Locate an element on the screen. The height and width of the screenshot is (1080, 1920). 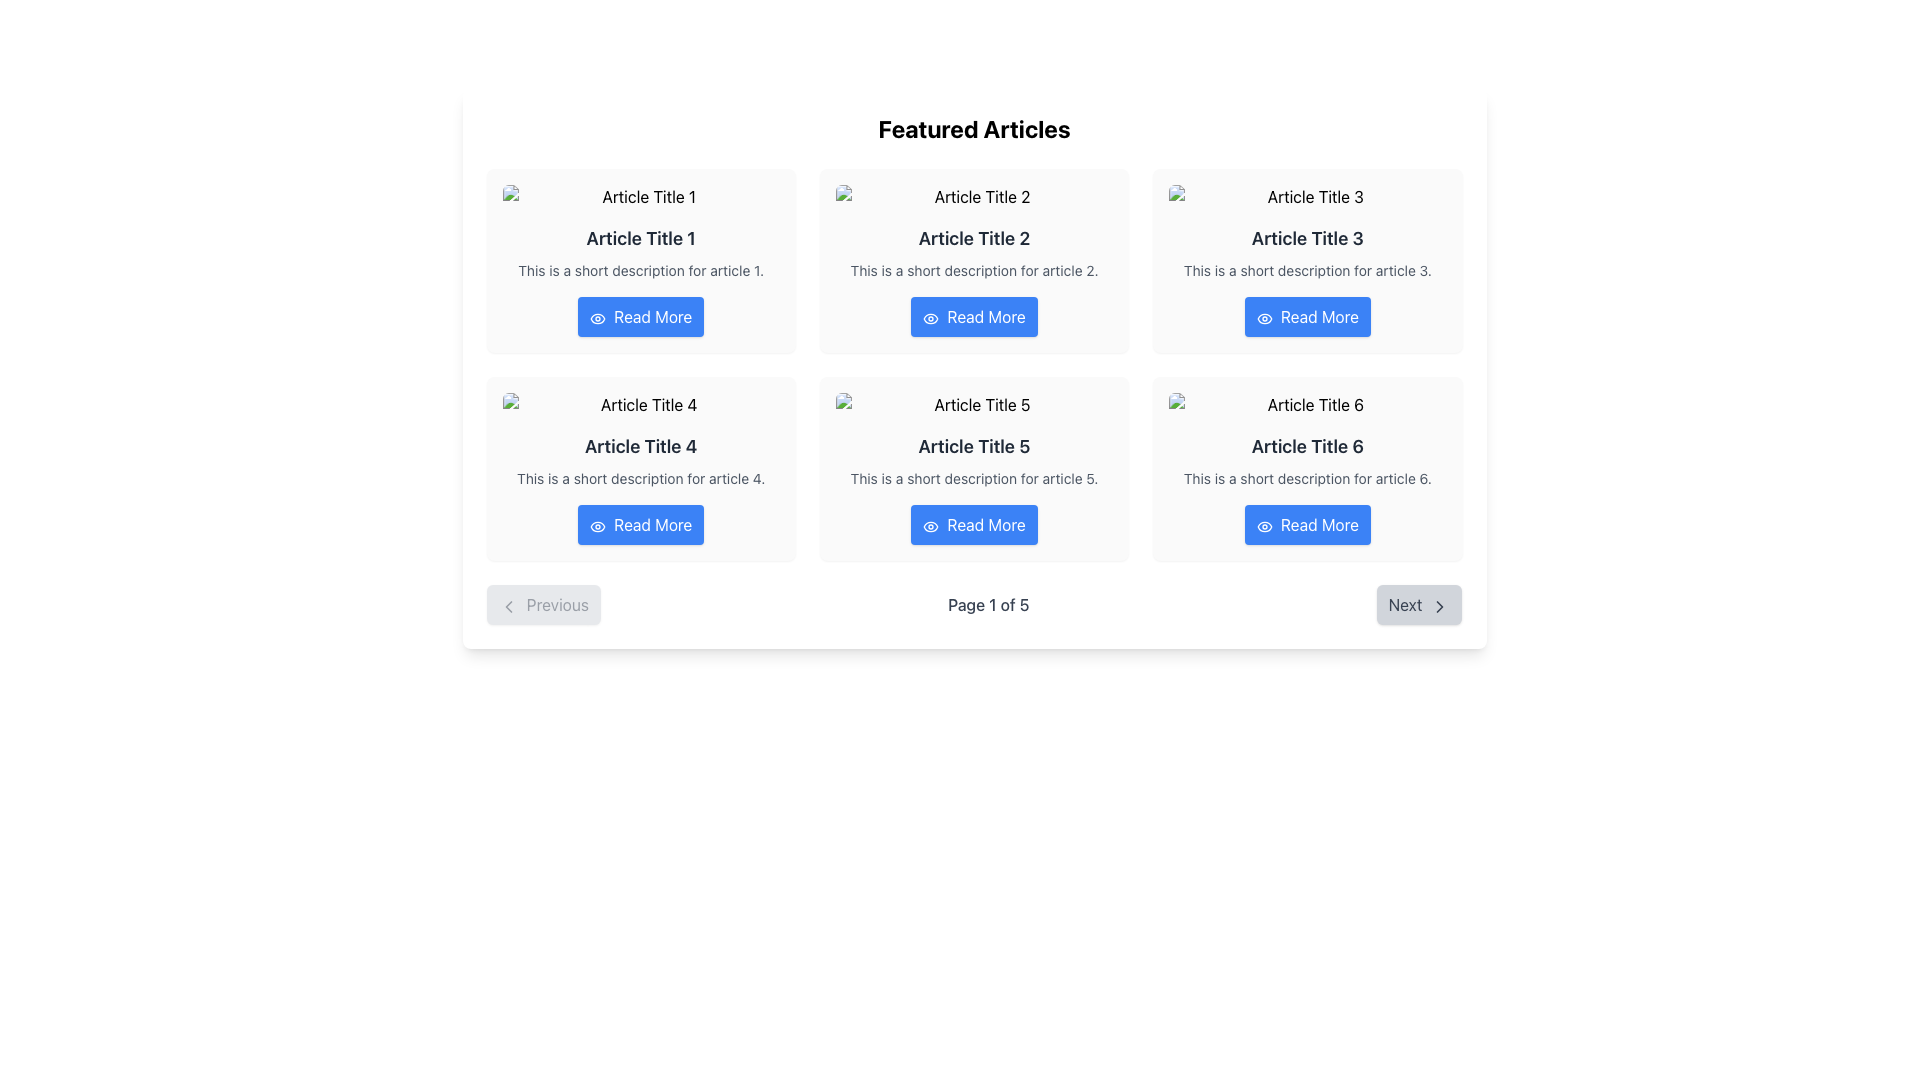
the 'Read More' button with an eye icon located in the first article card is located at coordinates (641, 315).